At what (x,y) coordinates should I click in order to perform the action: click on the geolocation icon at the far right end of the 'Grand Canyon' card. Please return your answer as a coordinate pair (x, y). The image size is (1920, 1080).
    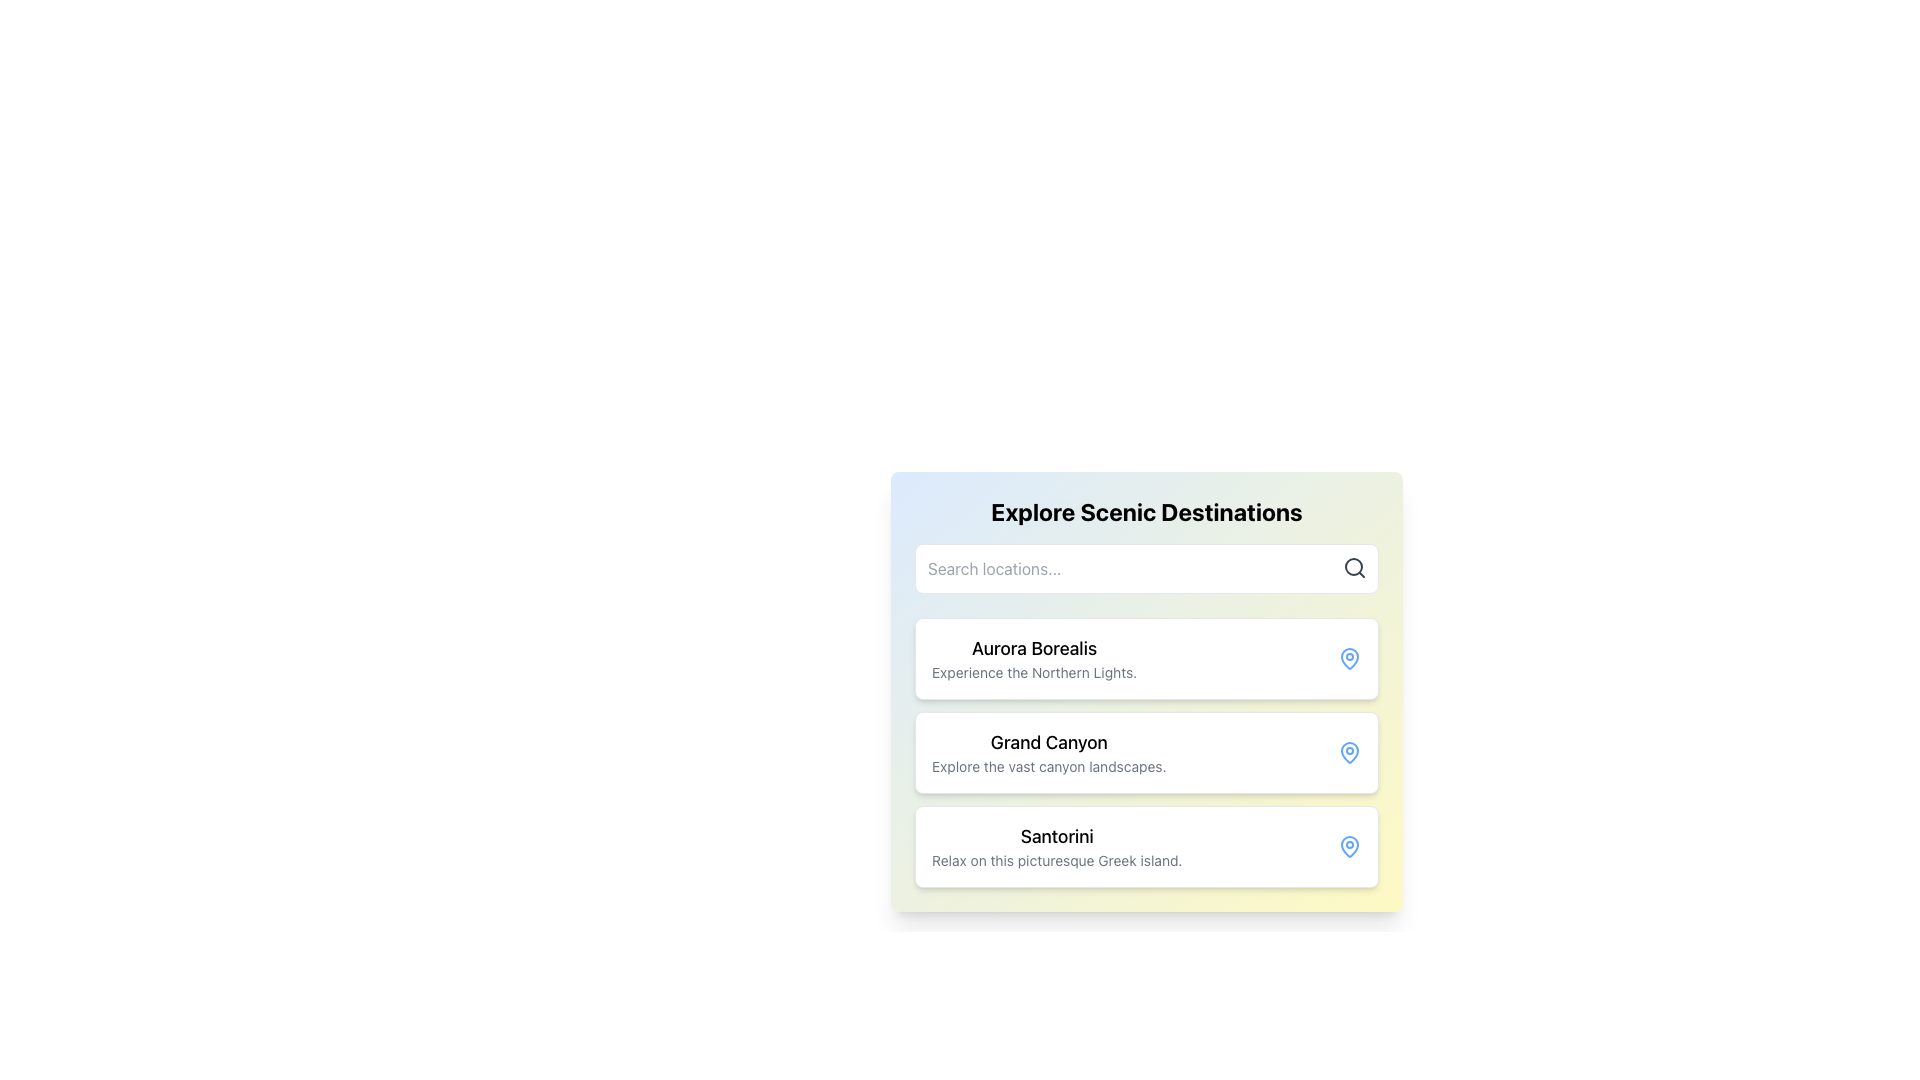
    Looking at the image, I should click on (1349, 752).